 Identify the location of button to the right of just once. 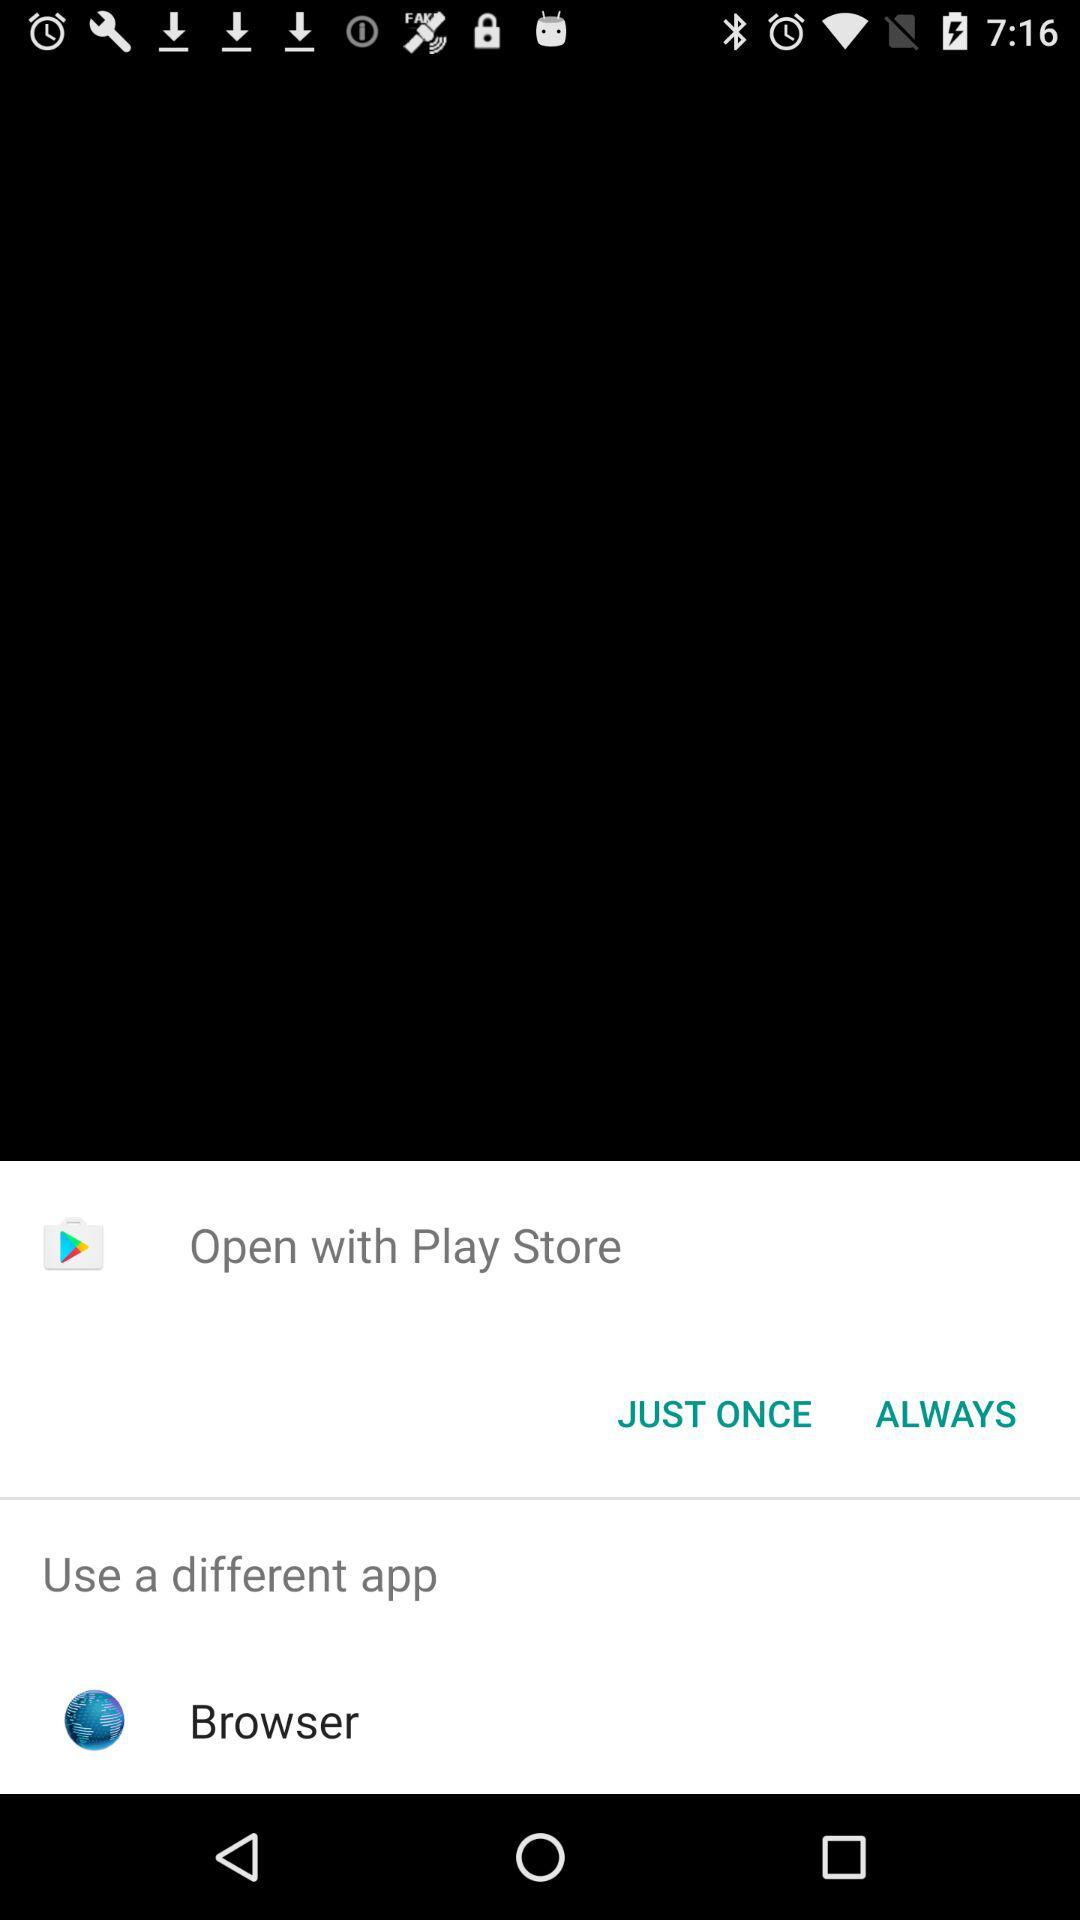
(945, 1411).